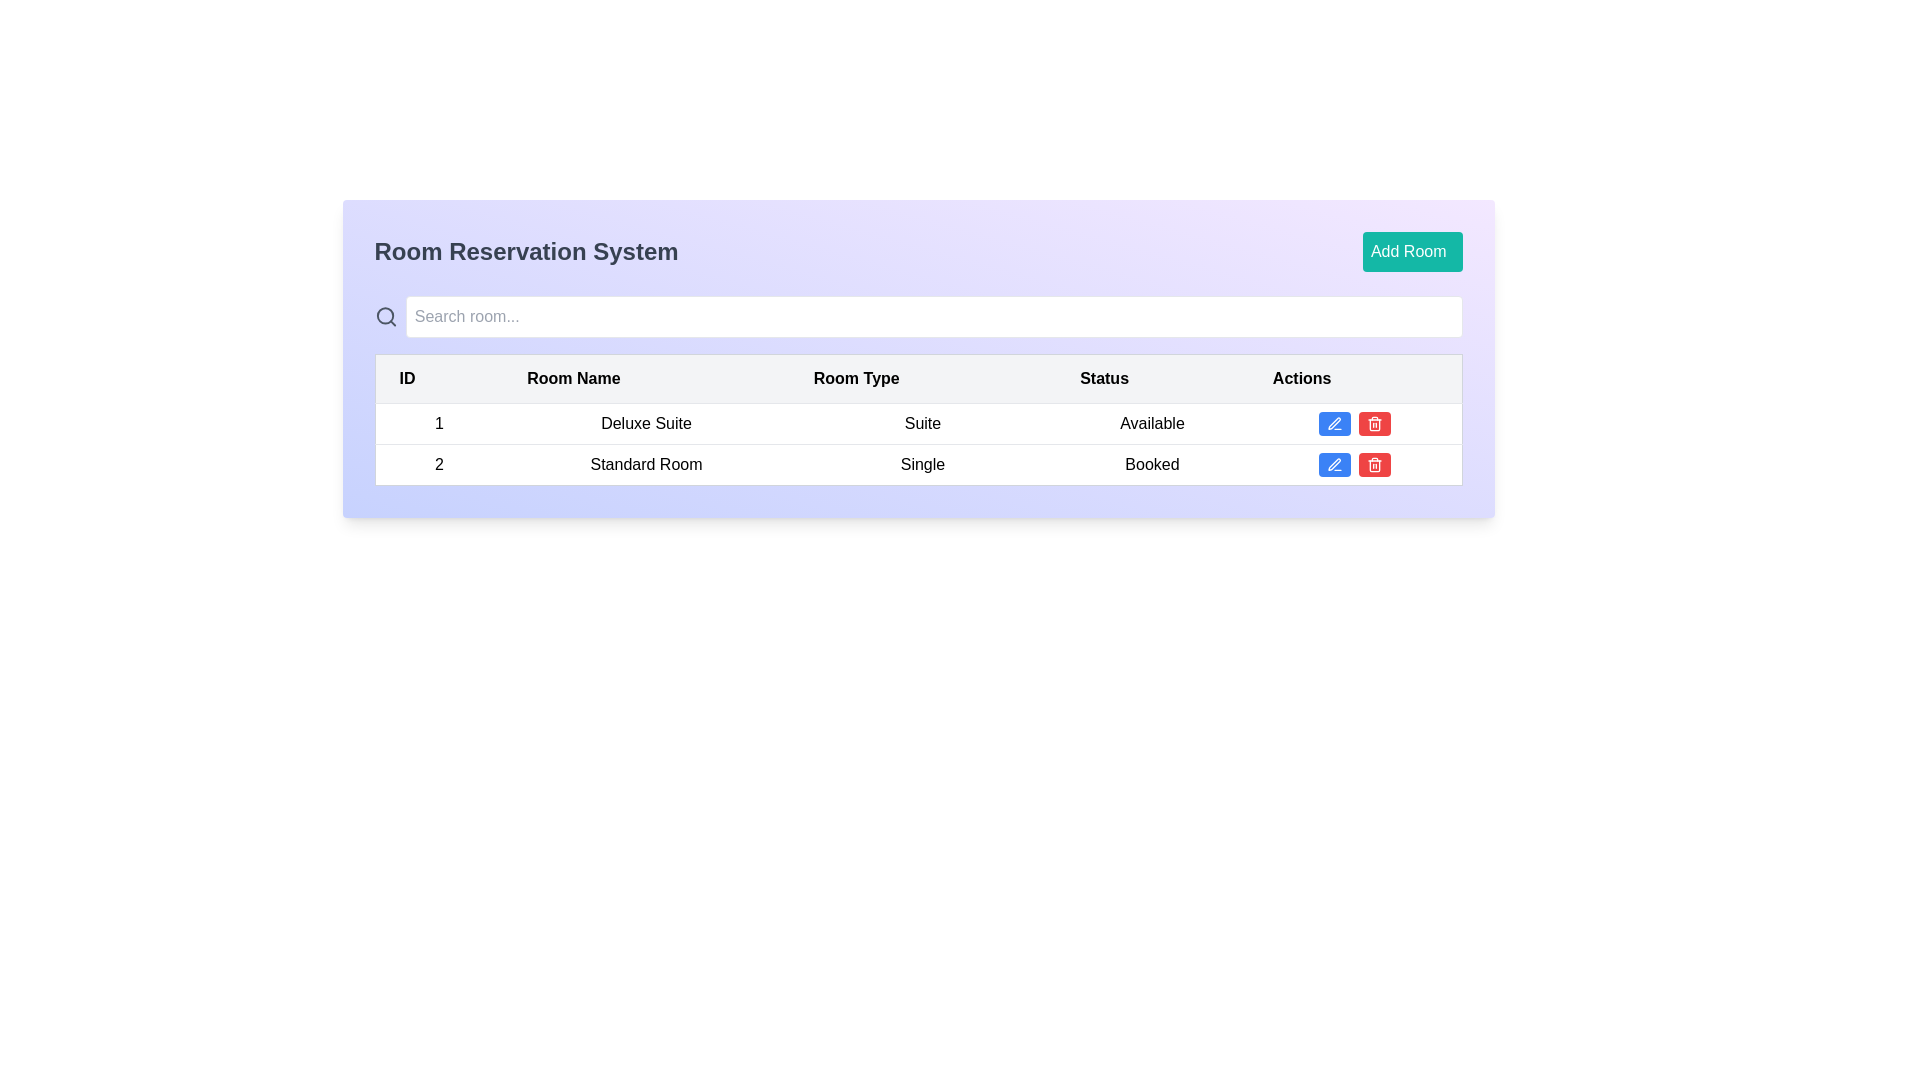  What do you see at coordinates (1334, 464) in the screenshot?
I see `the edit button (icon-style, SVG-based) located in the 'Actions' column of the second row in the table, next to the 'Standard Room' entry` at bounding box center [1334, 464].